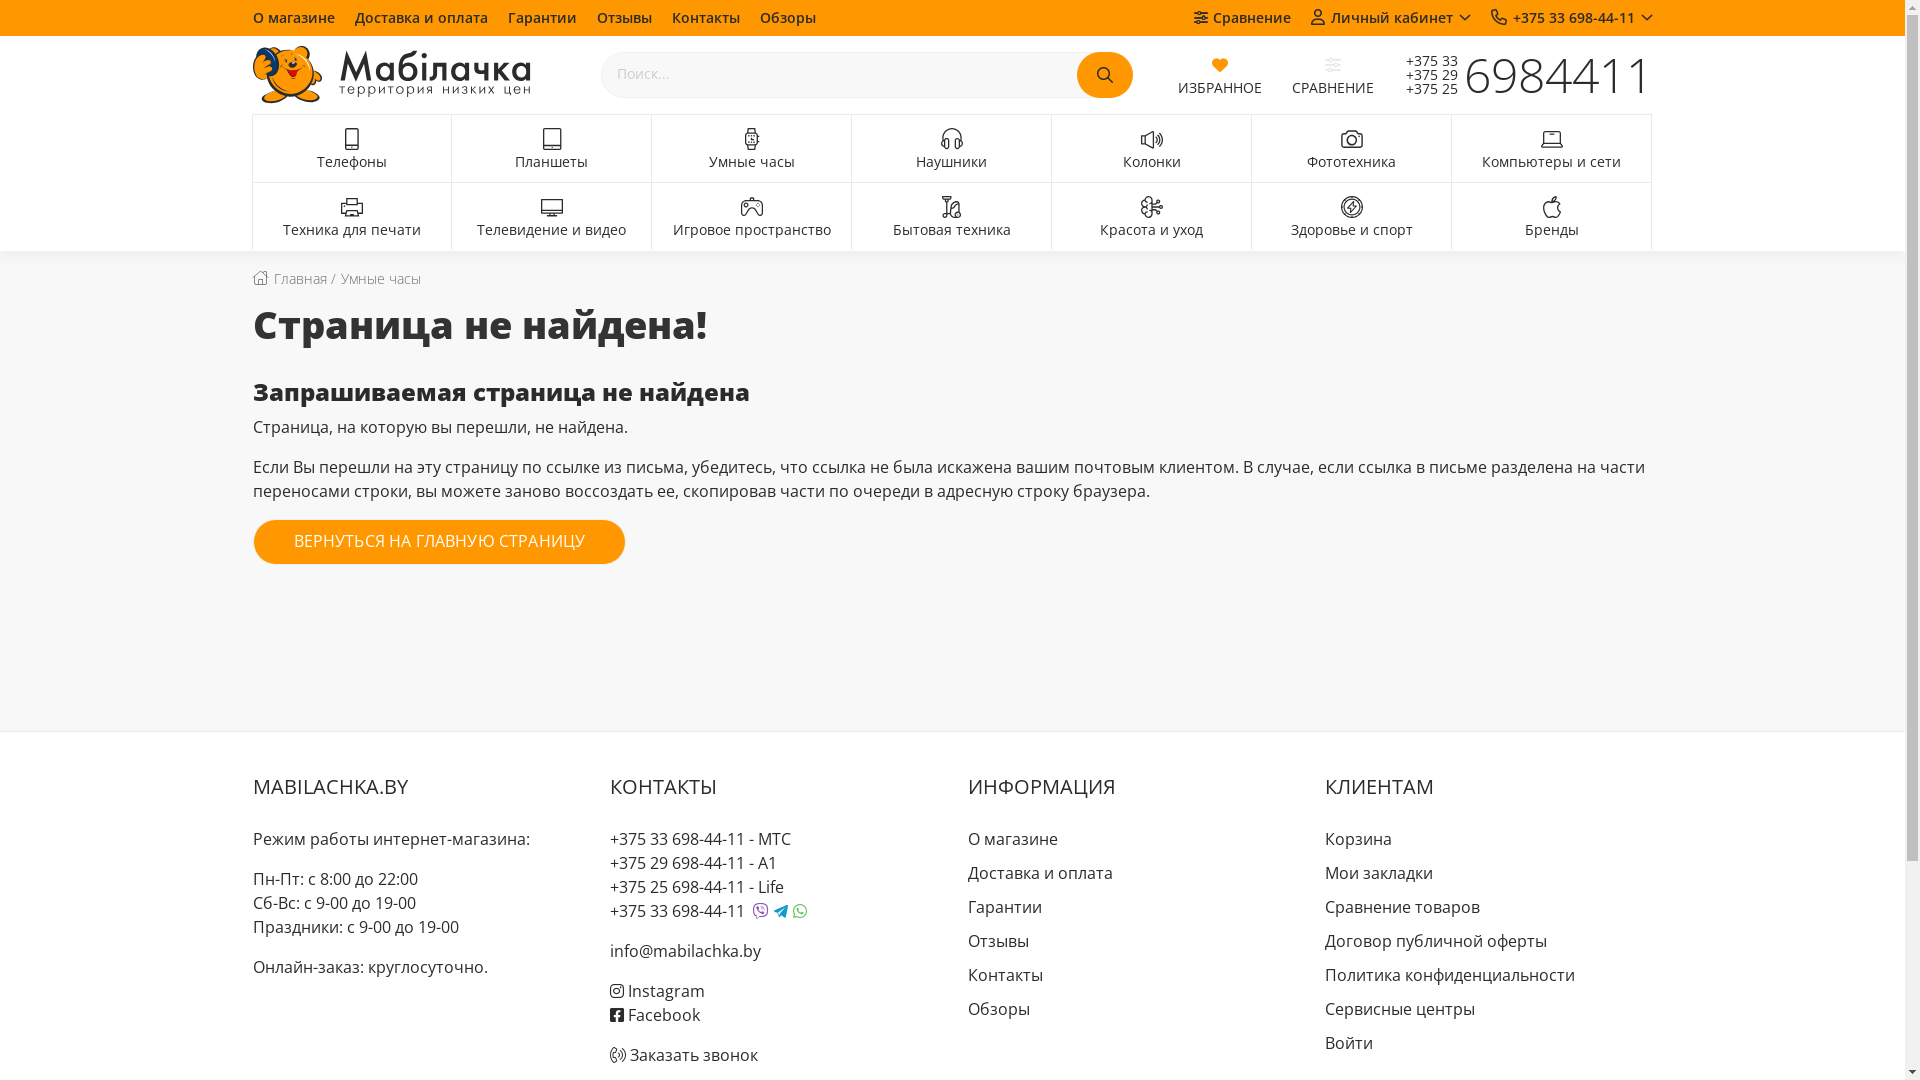 Image resolution: width=1920 pixels, height=1080 pixels. What do you see at coordinates (1569, 16) in the screenshot?
I see `'+375 33 698-44-11'` at bounding box center [1569, 16].